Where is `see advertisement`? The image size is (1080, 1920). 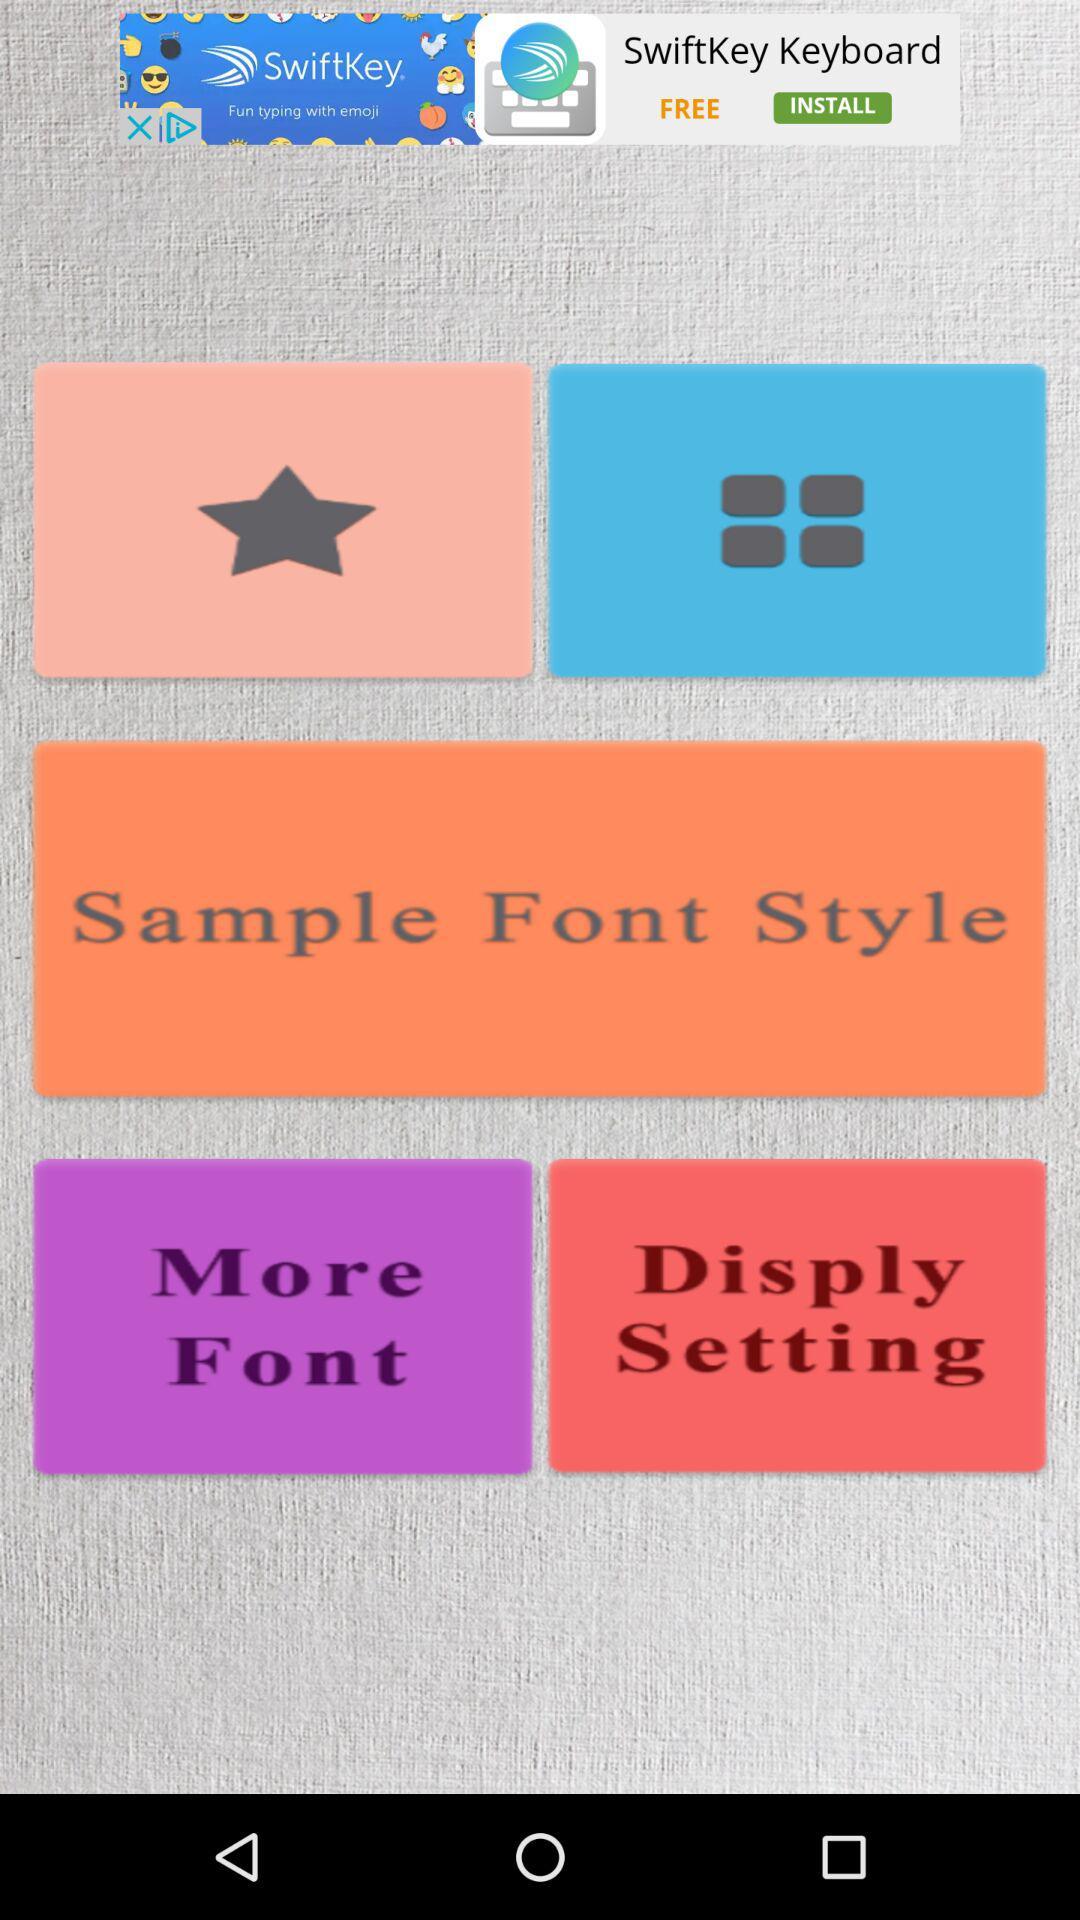 see advertisement is located at coordinates (540, 79).